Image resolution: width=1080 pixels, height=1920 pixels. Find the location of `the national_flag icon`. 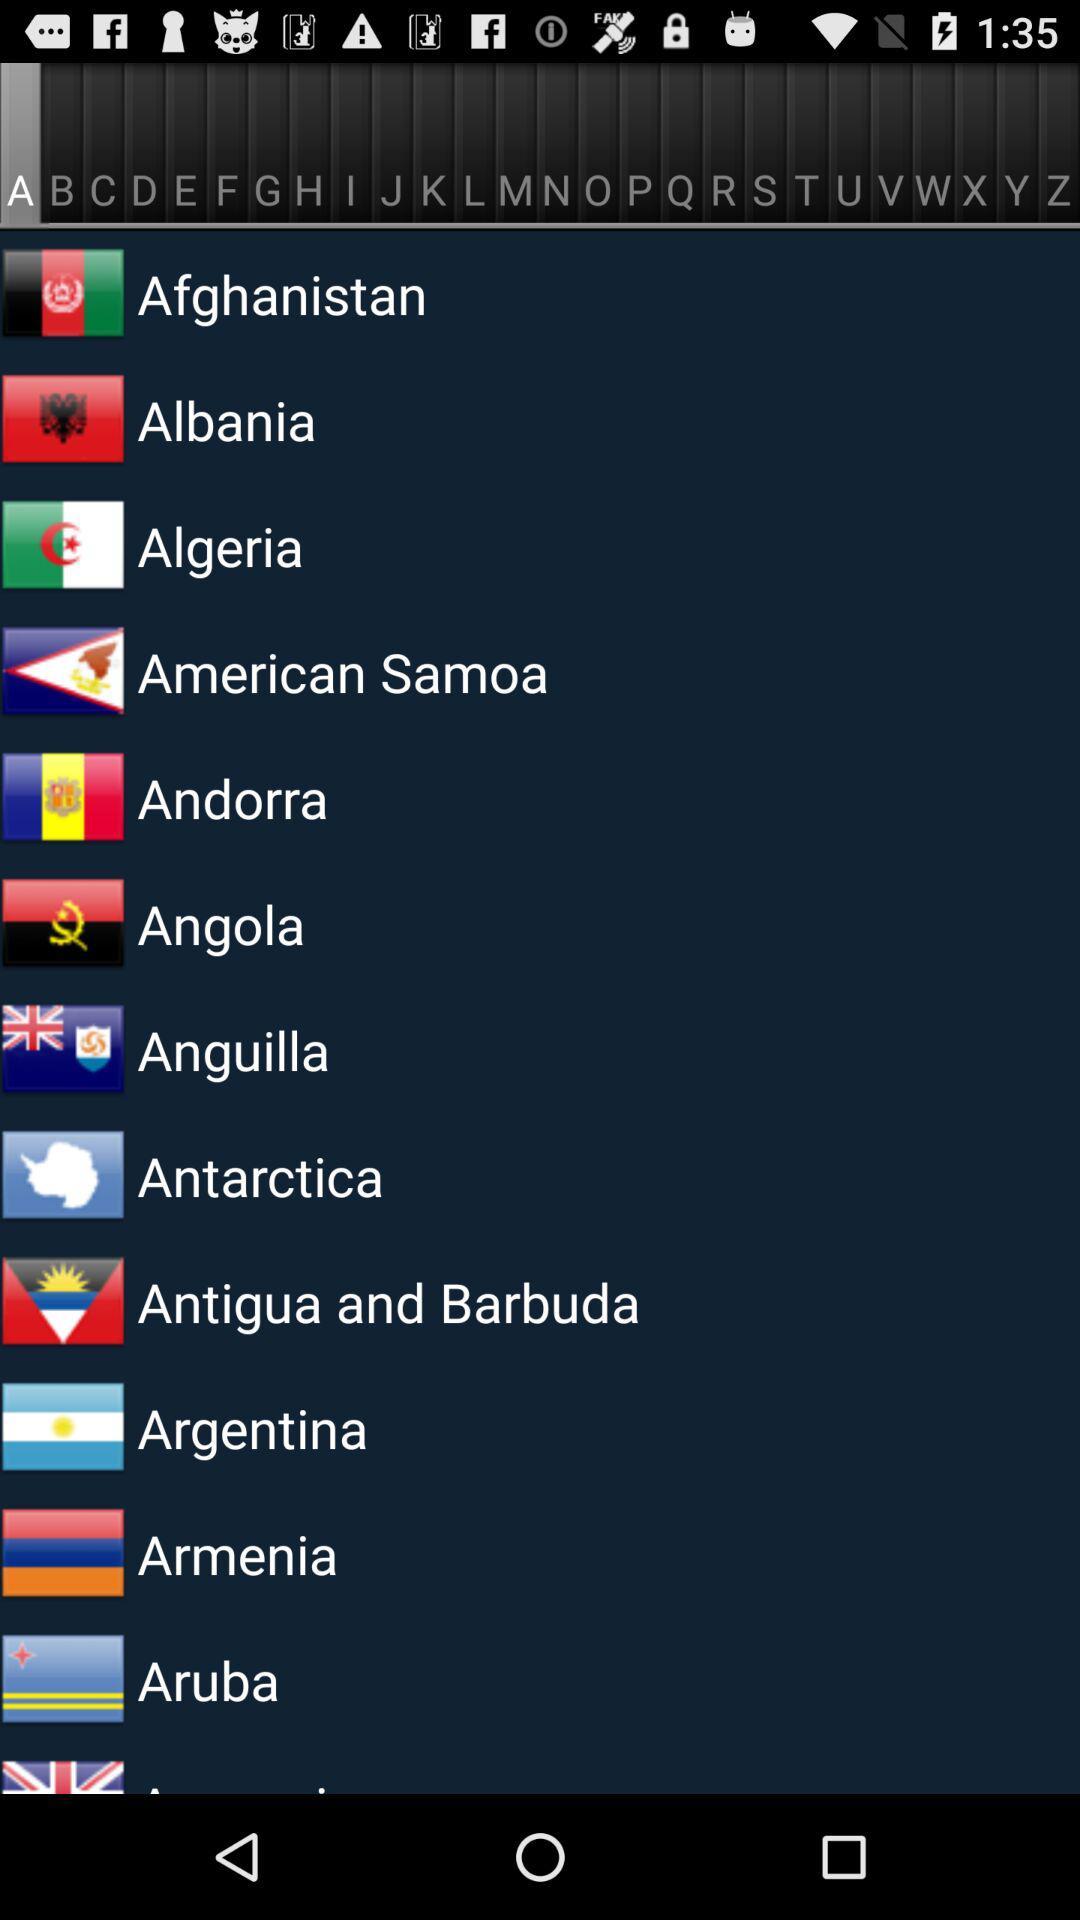

the national_flag icon is located at coordinates (61, 1123).